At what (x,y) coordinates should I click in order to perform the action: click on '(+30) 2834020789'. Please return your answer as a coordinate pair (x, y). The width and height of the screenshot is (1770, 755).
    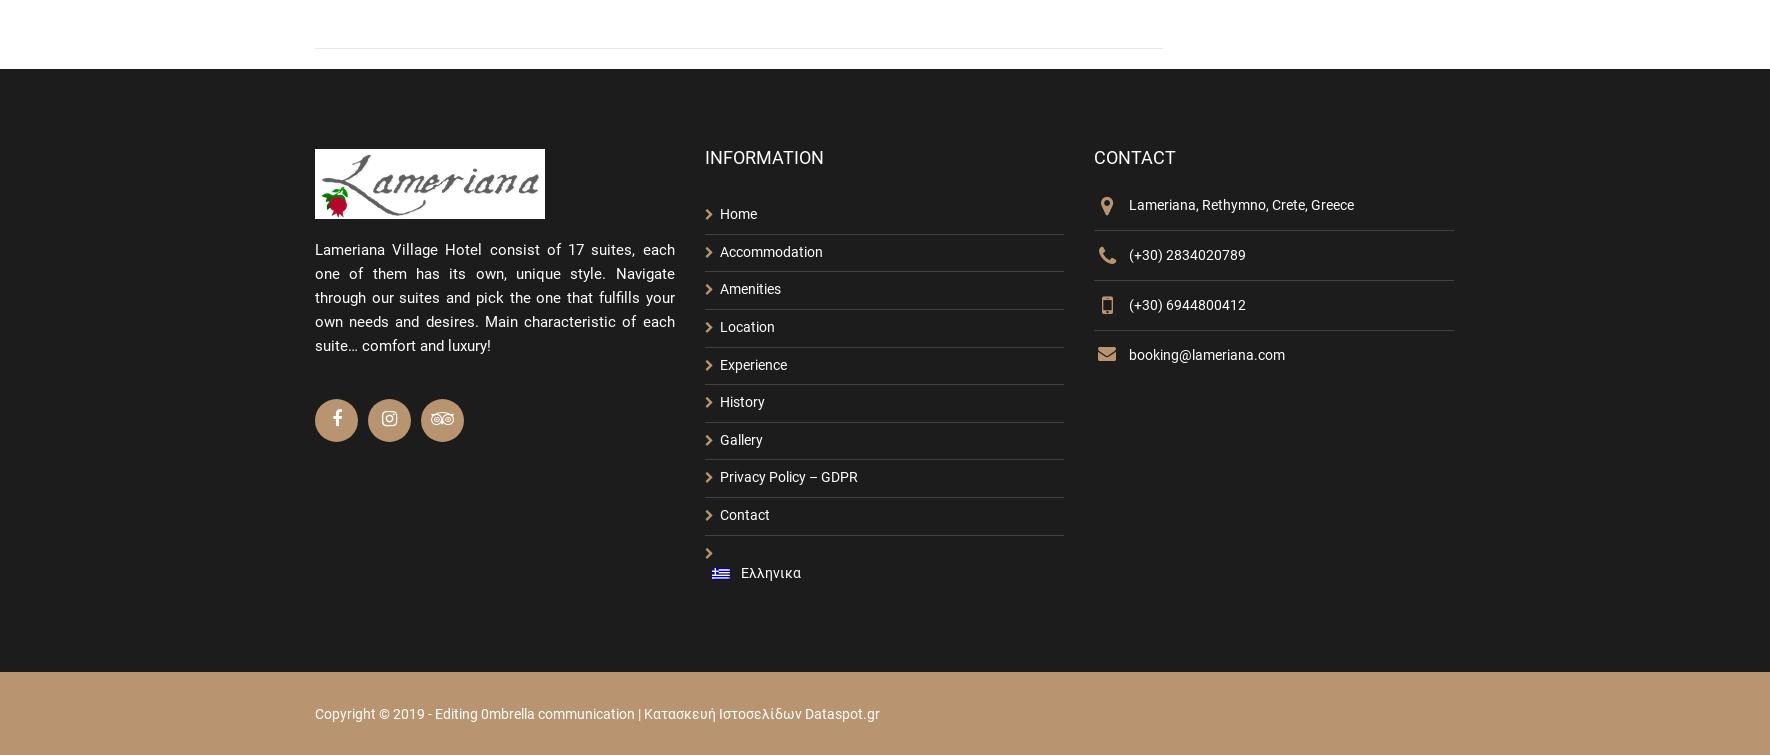
    Looking at the image, I should click on (1186, 254).